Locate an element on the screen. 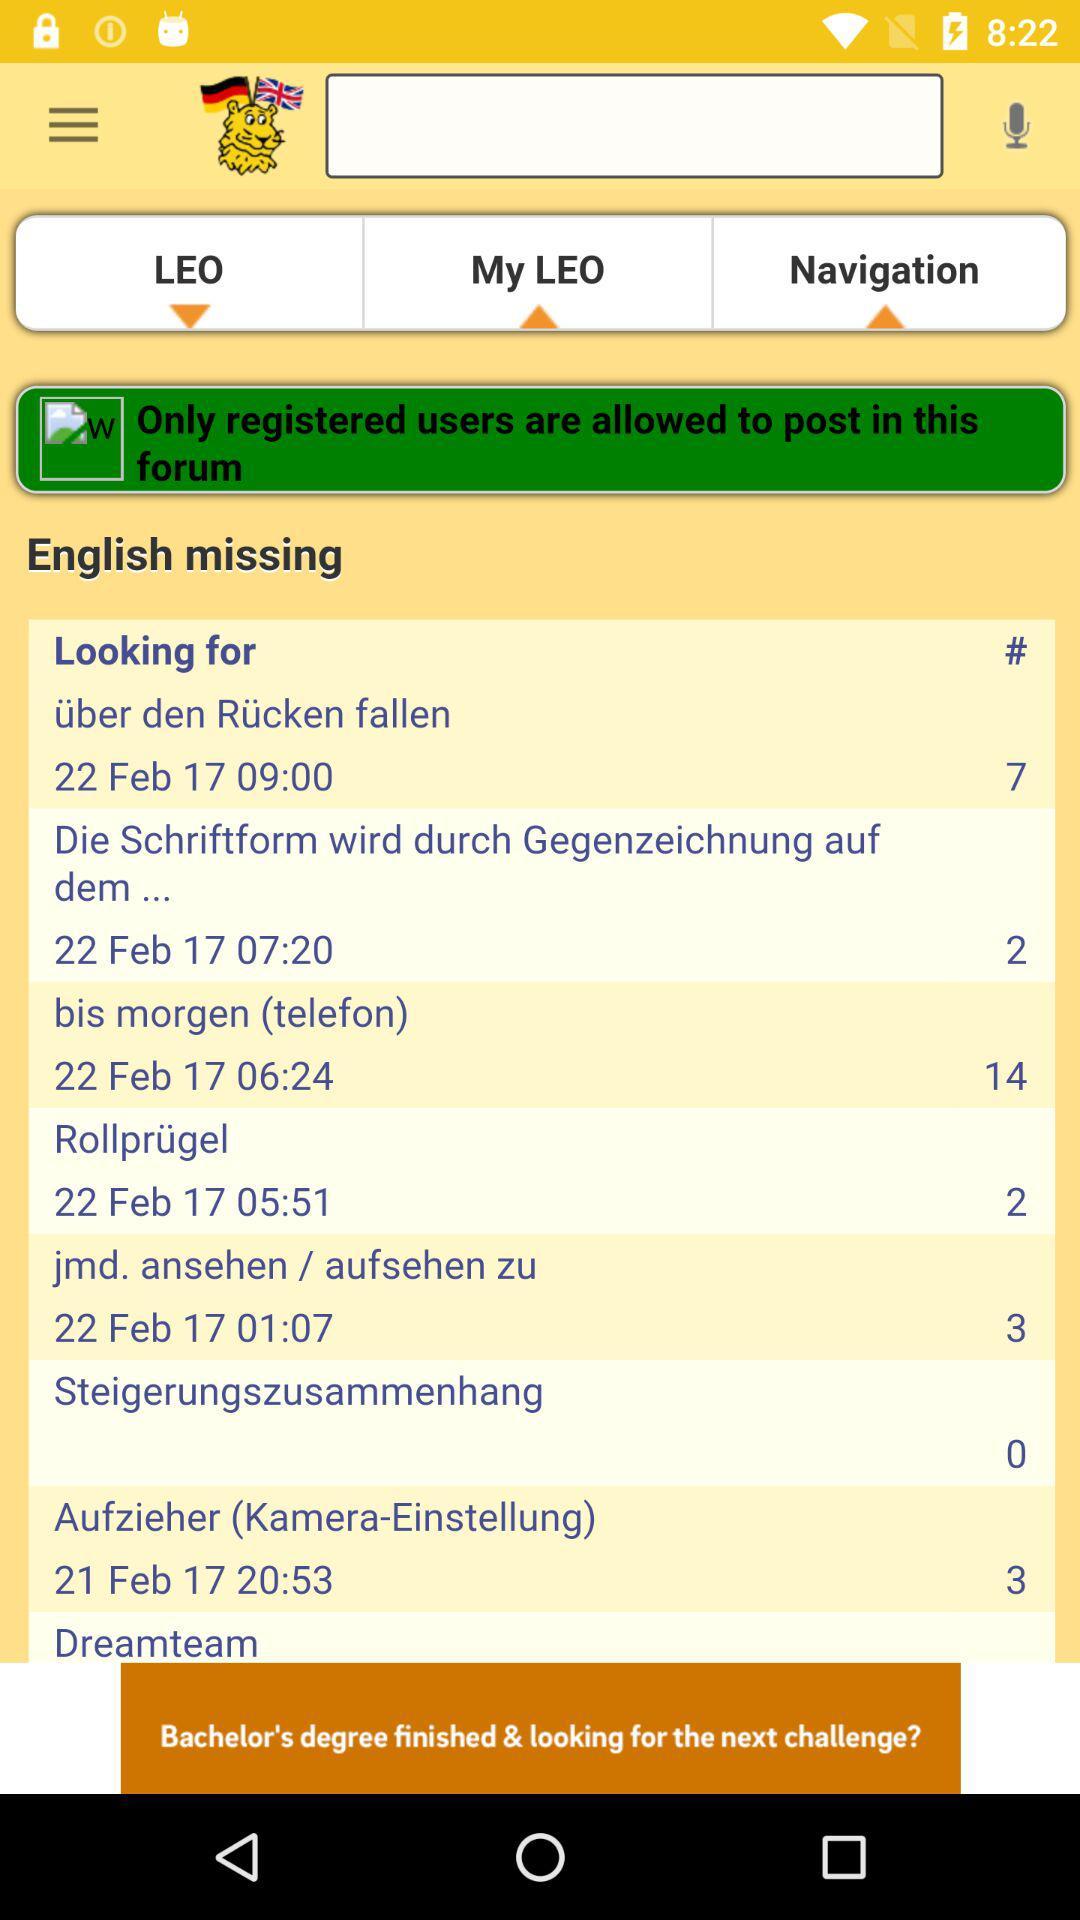 The height and width of the screenshot is (1920, 1080). sponsored content is located at coordinates (540, 1727).